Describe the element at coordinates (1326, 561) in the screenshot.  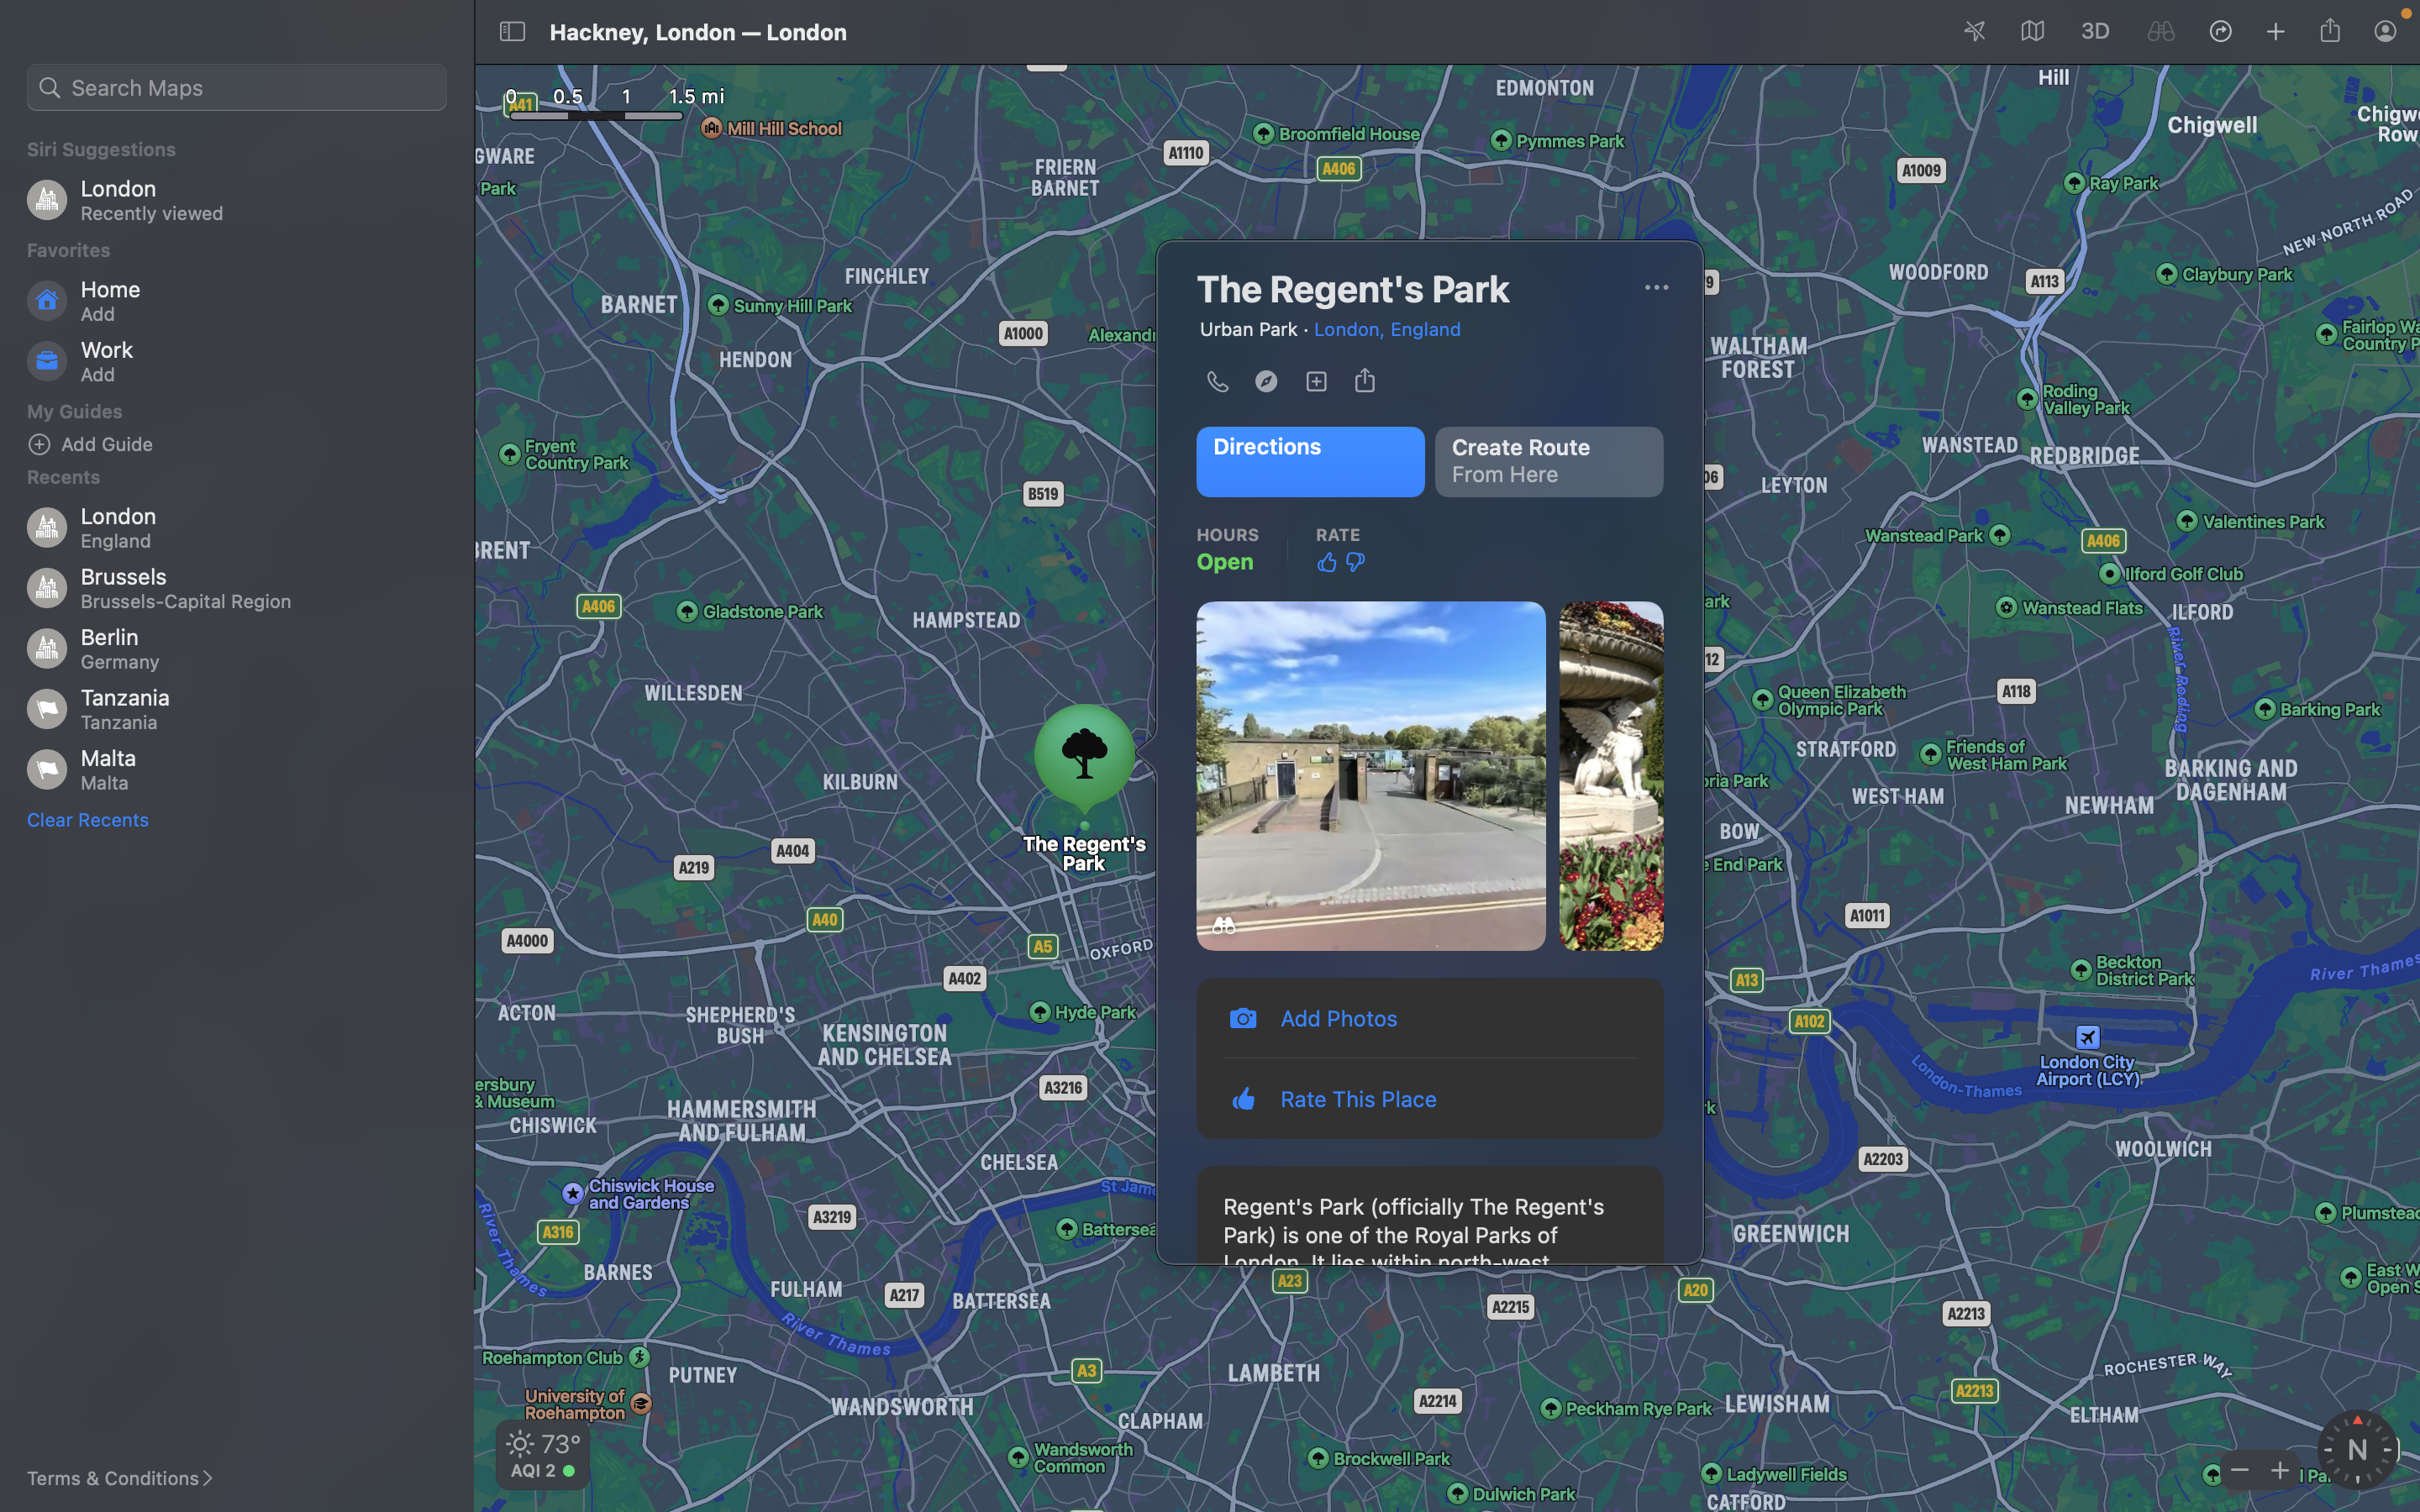
I see `Show your liking for the place by hitting the like button` at that location.